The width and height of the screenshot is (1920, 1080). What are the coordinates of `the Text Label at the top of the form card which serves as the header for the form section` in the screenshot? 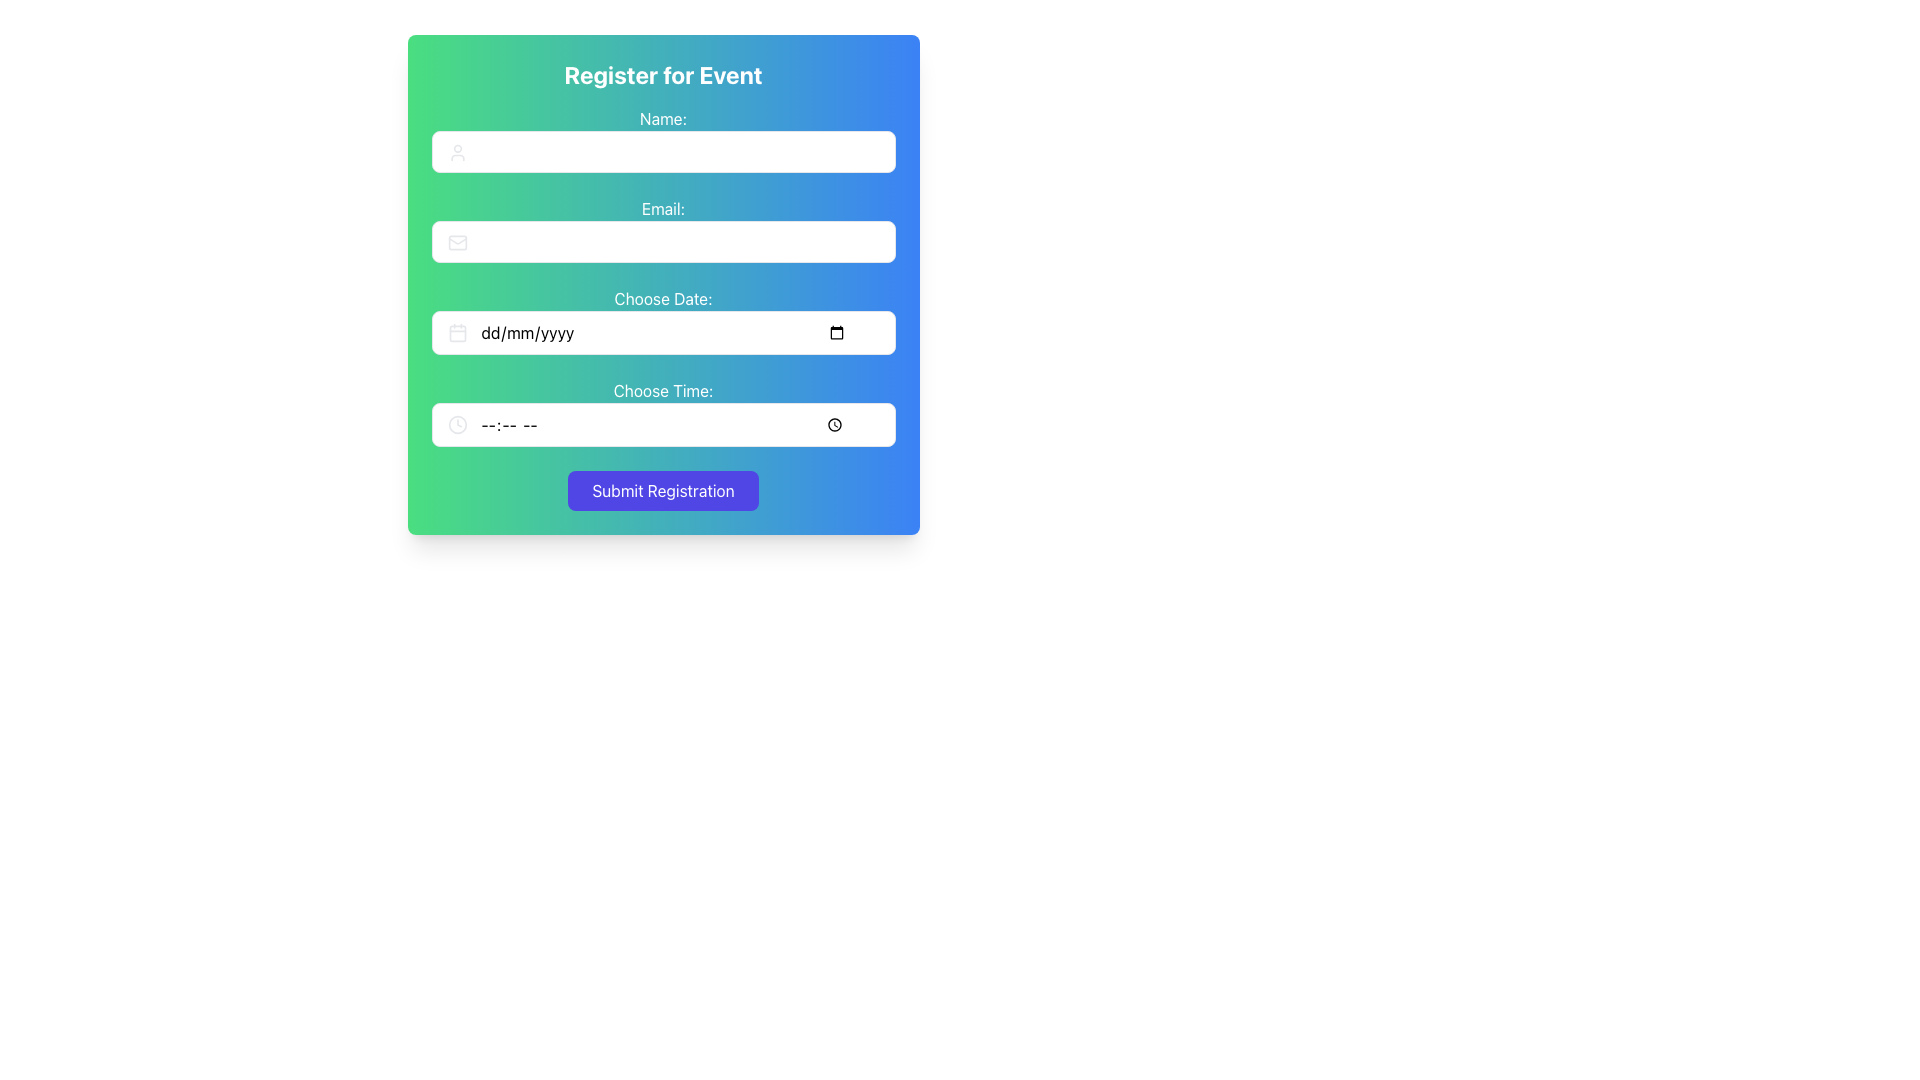 It's located at (663, 73).